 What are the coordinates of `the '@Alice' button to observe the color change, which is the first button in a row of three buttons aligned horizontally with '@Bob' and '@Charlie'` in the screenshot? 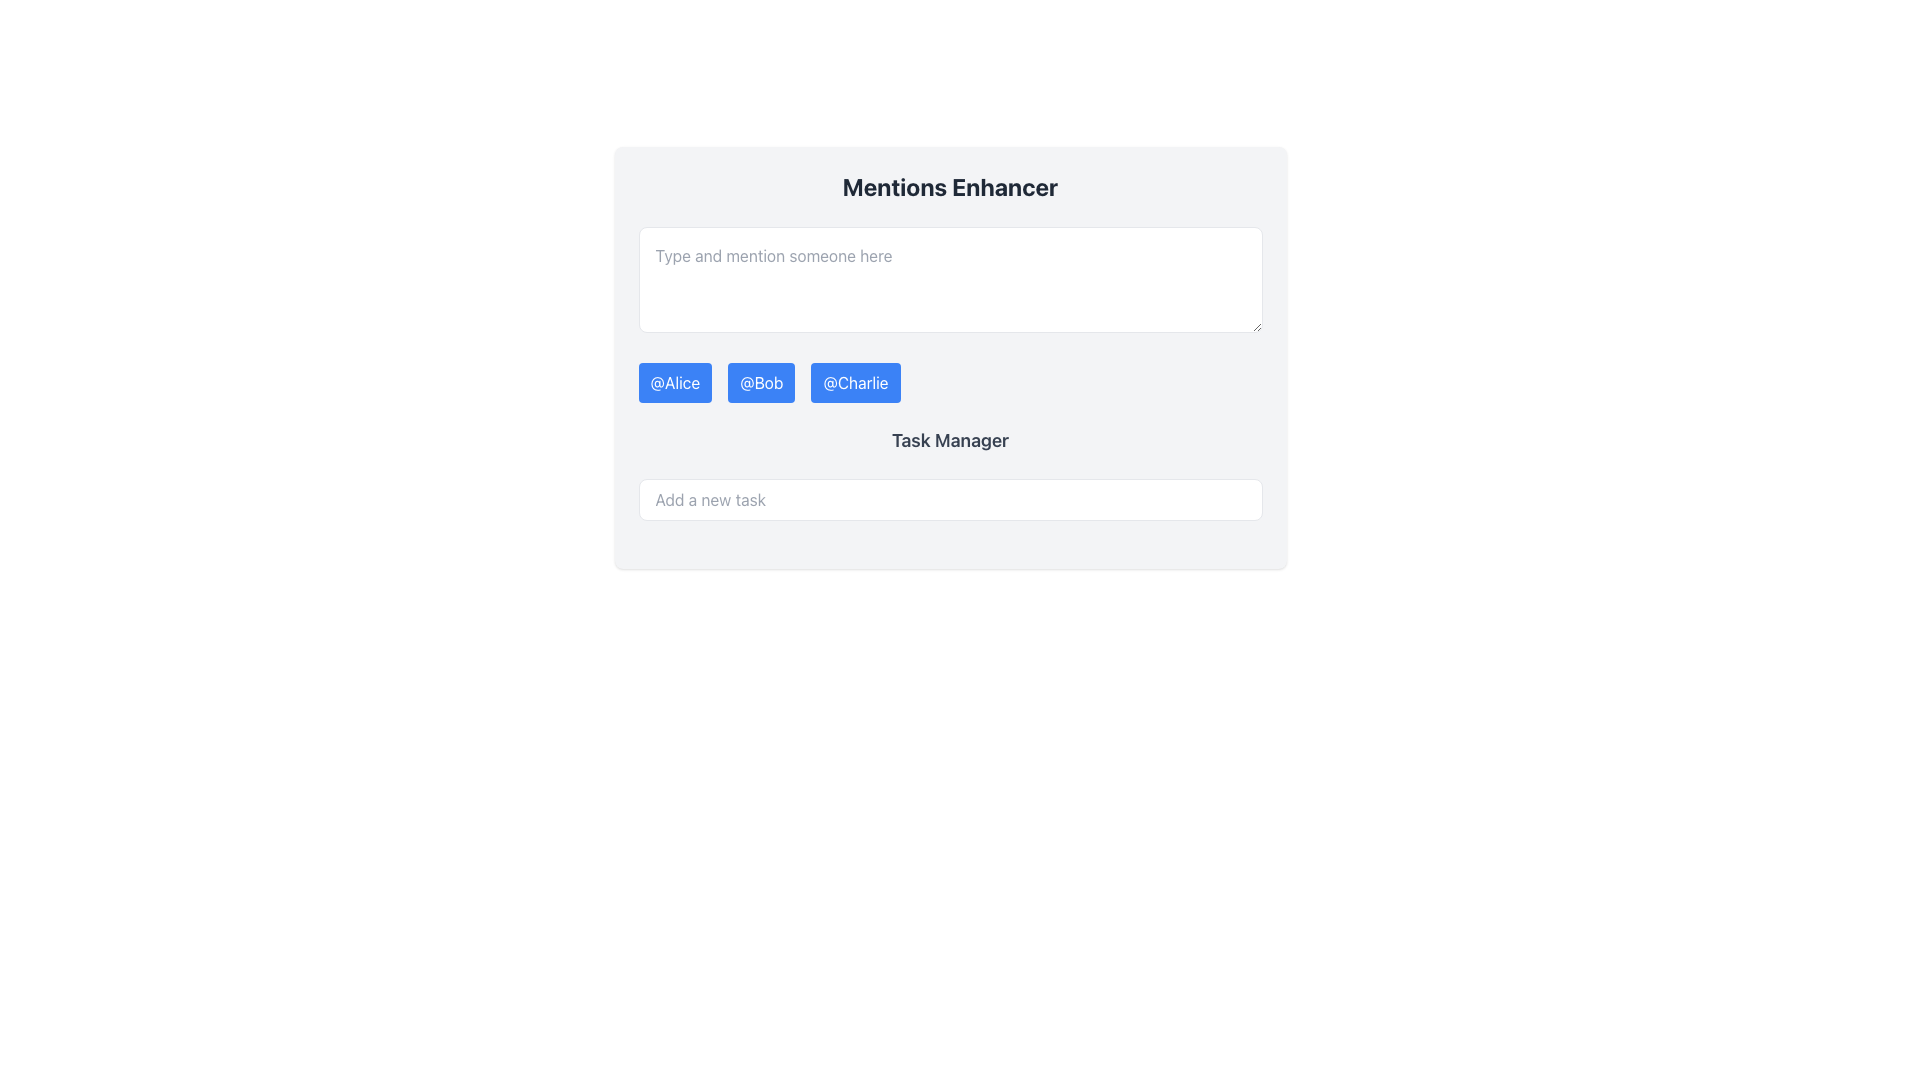 It's located at (675, 382).